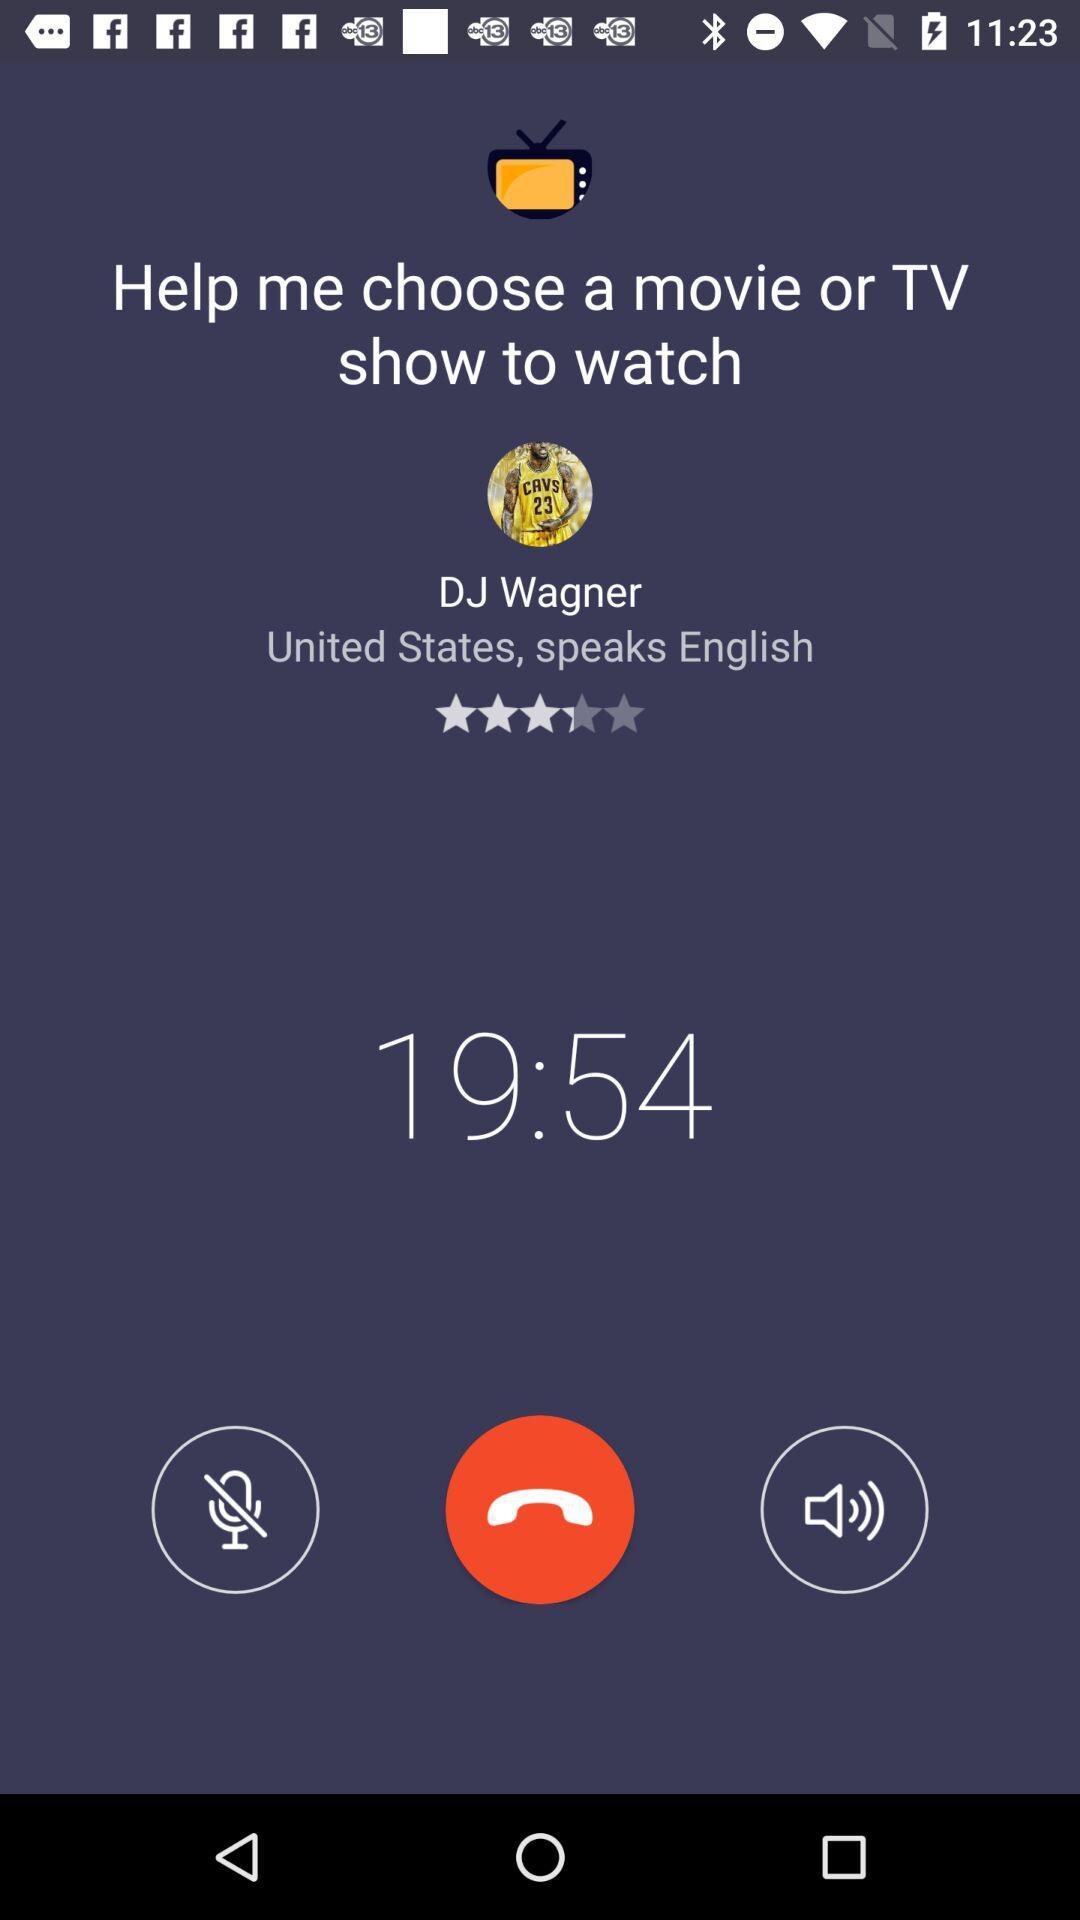 The image size is (1080, 1920). I want to click on speaker option, so click(844, 1509).